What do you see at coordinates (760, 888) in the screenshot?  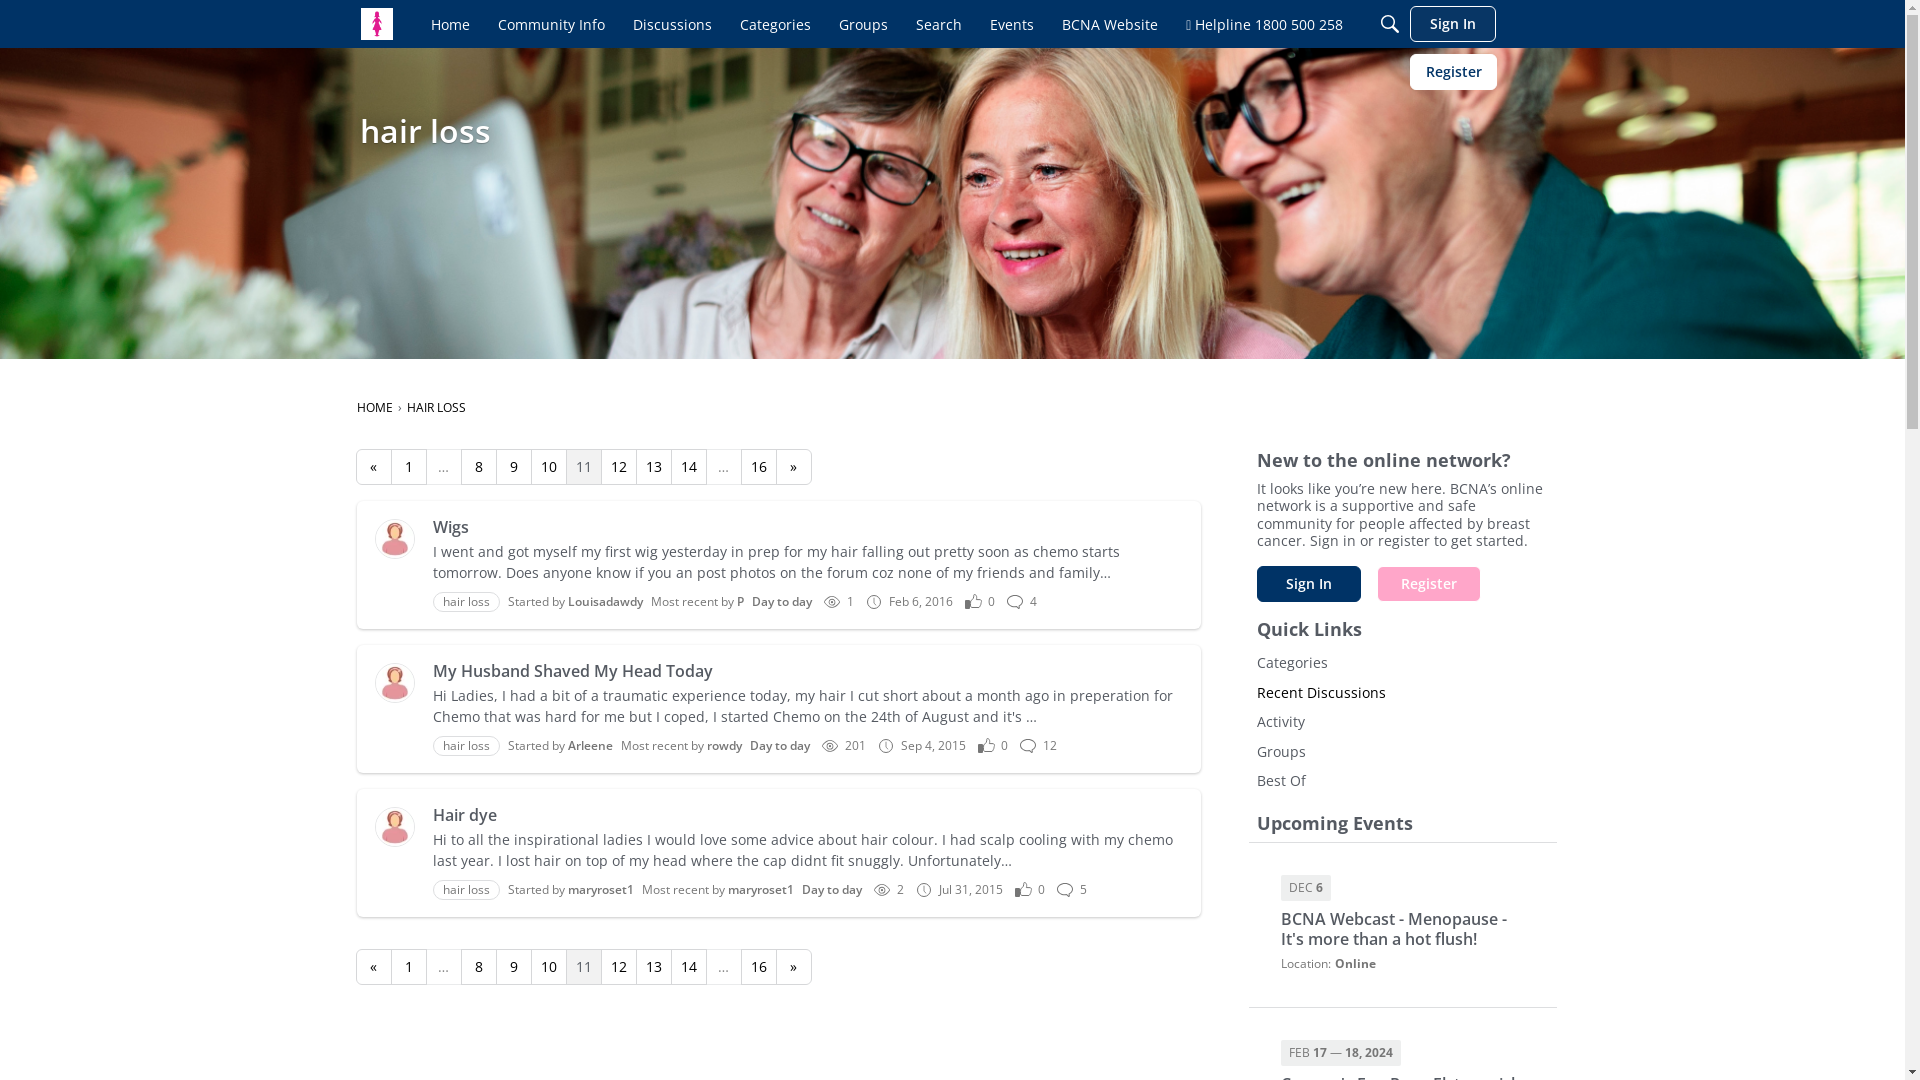 I see `'maryroset1'` at bounding box center [760, 888].